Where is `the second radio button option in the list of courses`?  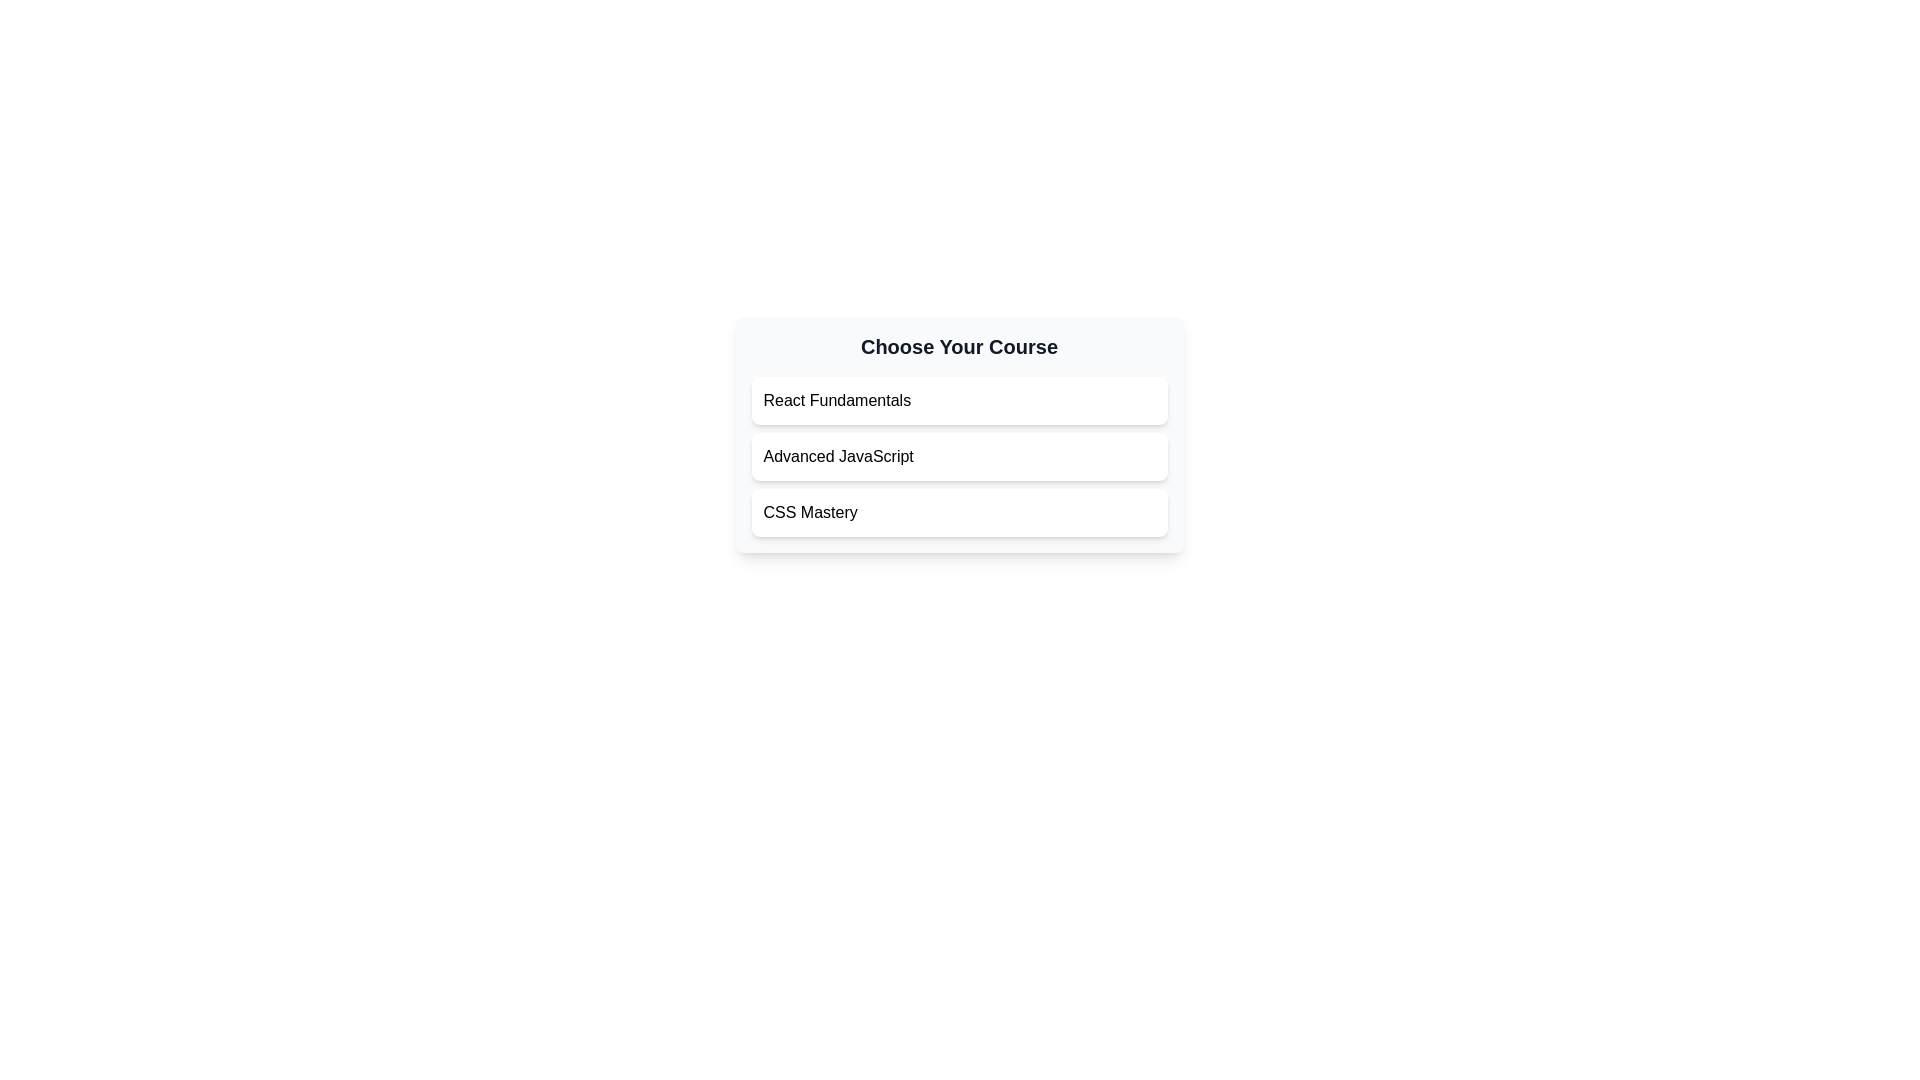 the second radio button option in the list of courses is located at coordinates (958, 456).